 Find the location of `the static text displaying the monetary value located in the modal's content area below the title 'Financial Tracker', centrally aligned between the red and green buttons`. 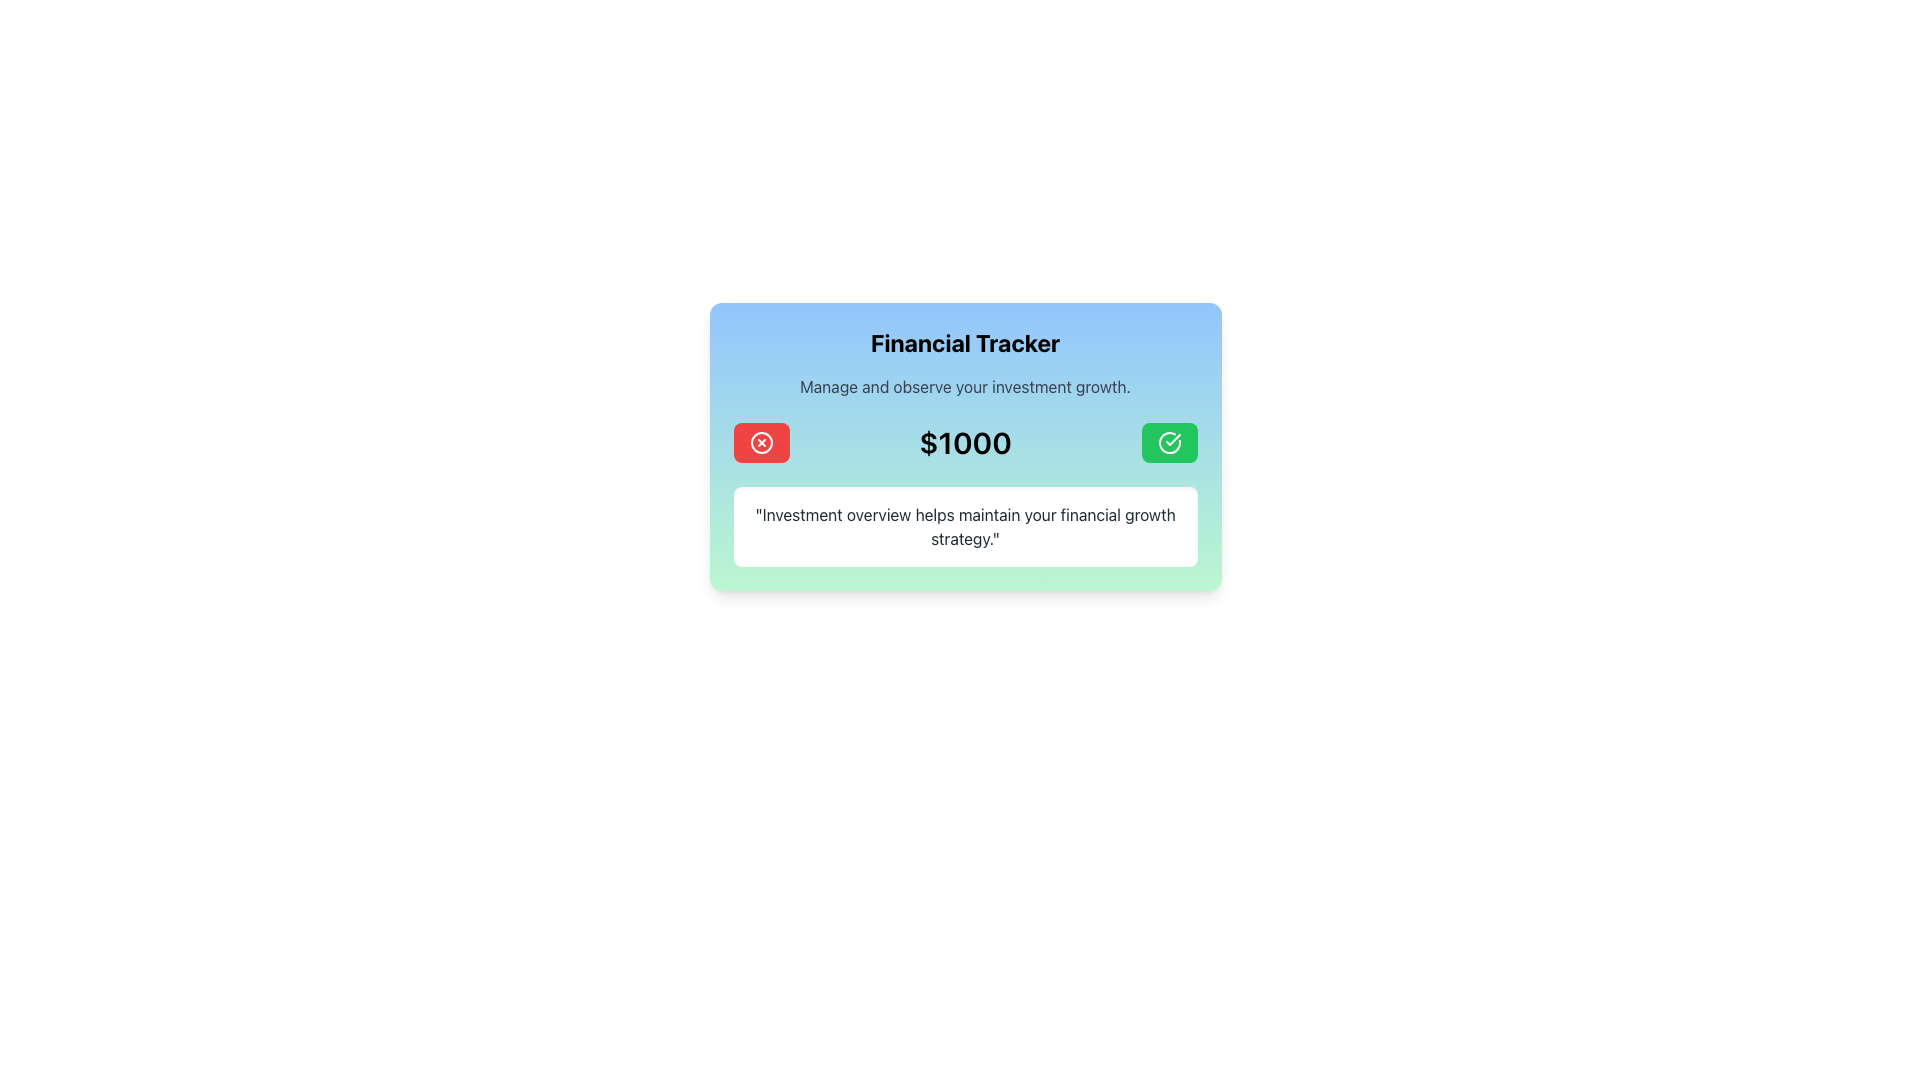

the static text displaying the monetary value located in the modal's content area below the title 'Financial Tracker', centrally aligned between the red and green buttons is located at coordinates (965, 442).